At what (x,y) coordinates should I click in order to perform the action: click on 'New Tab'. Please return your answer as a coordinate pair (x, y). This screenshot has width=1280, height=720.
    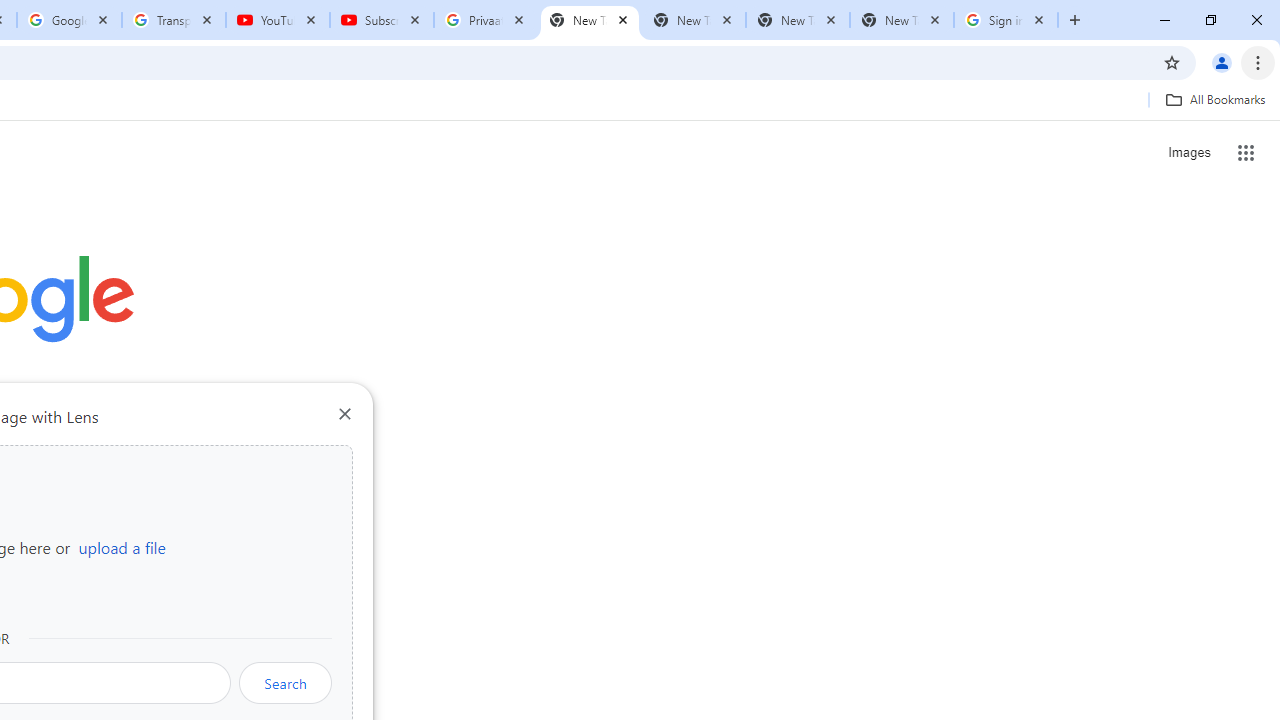
    Looking at the image, I should click on (900, 20).